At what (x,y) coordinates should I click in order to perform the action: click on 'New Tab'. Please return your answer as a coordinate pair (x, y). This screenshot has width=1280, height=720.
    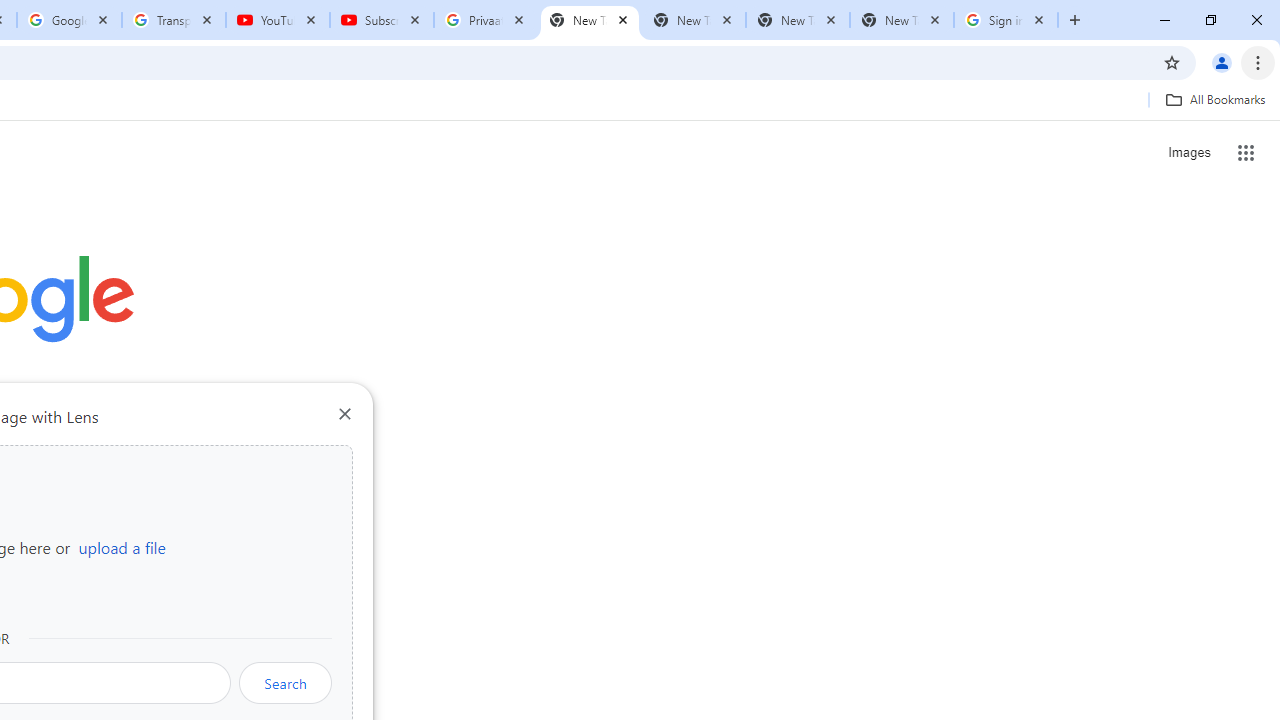
    Looking at the image, I should click on (900, 20).